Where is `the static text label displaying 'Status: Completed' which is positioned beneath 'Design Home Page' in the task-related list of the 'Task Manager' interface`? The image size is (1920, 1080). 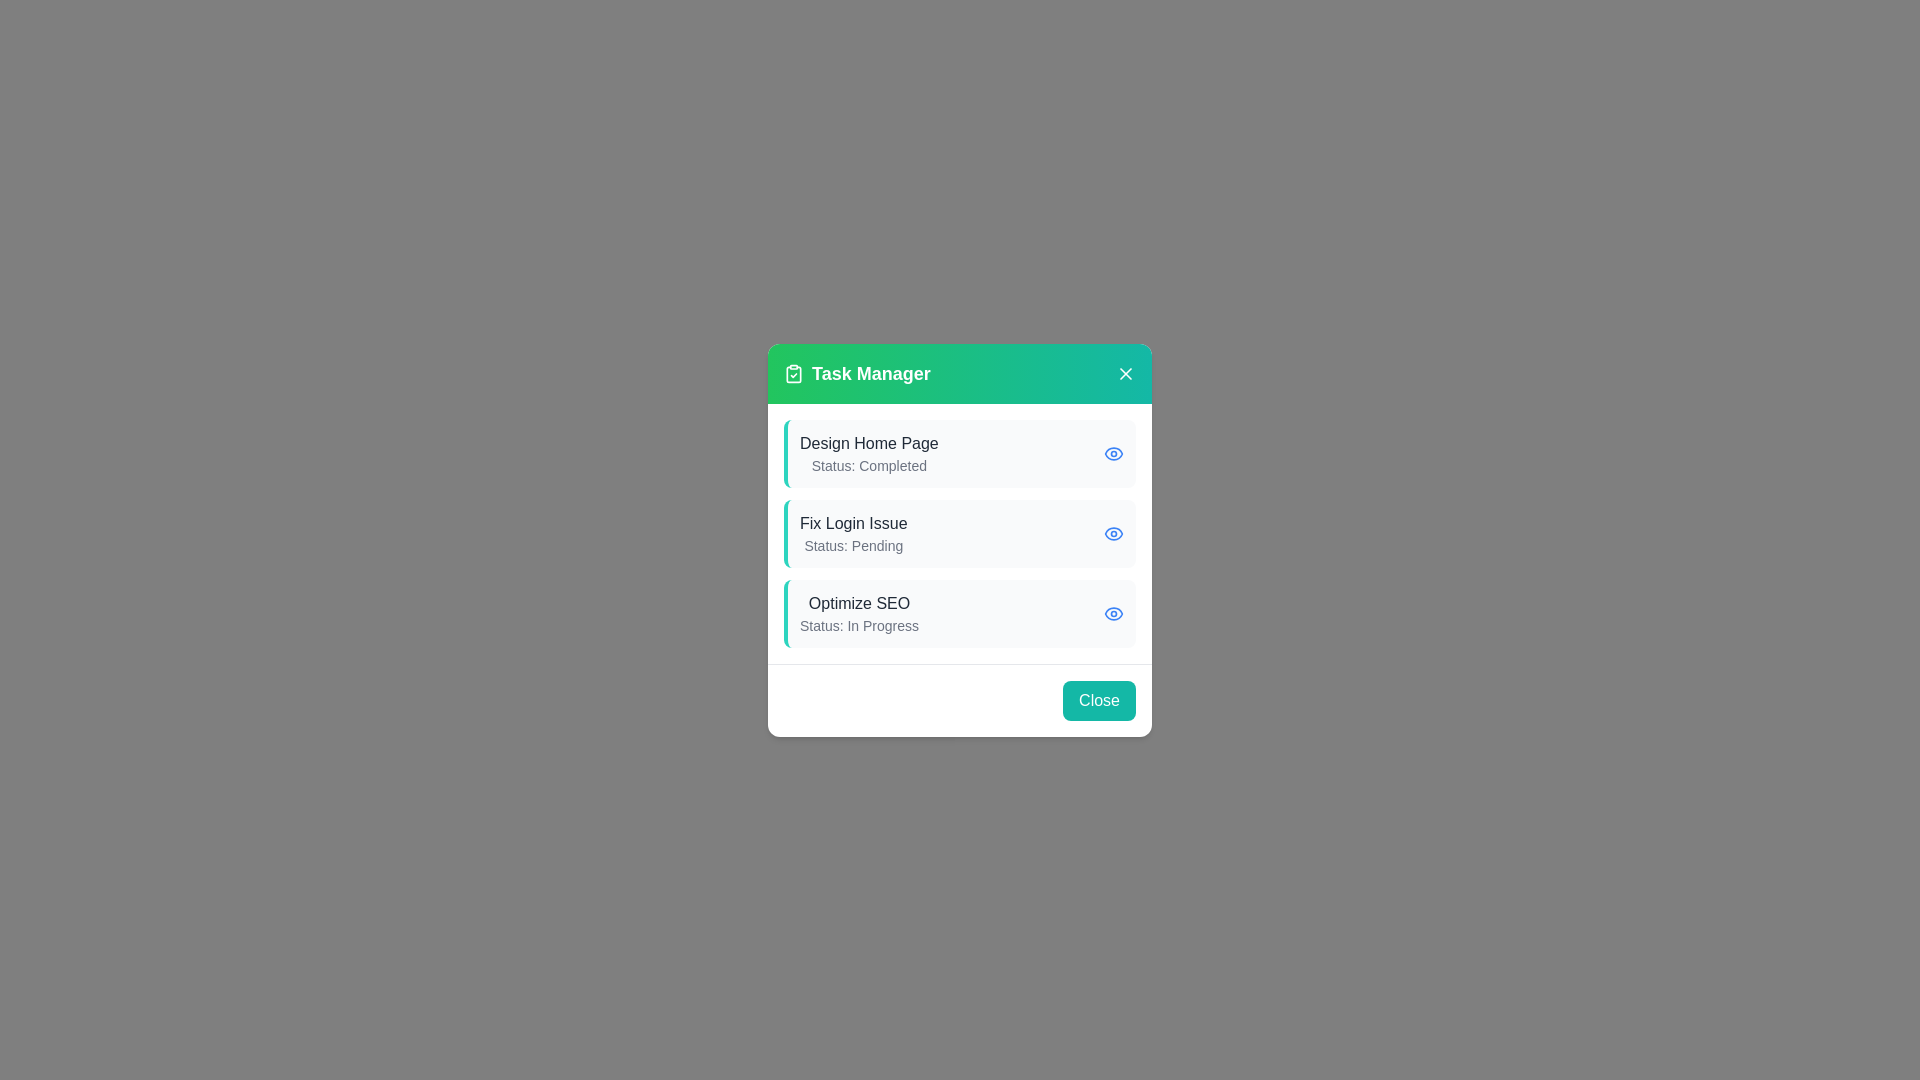 the static text label displaying 'Status: Completed' which is positioned beneath 'Design Home Page' in the task-related list of the 'Task Manager' interface is located at coordinates (869, 465).